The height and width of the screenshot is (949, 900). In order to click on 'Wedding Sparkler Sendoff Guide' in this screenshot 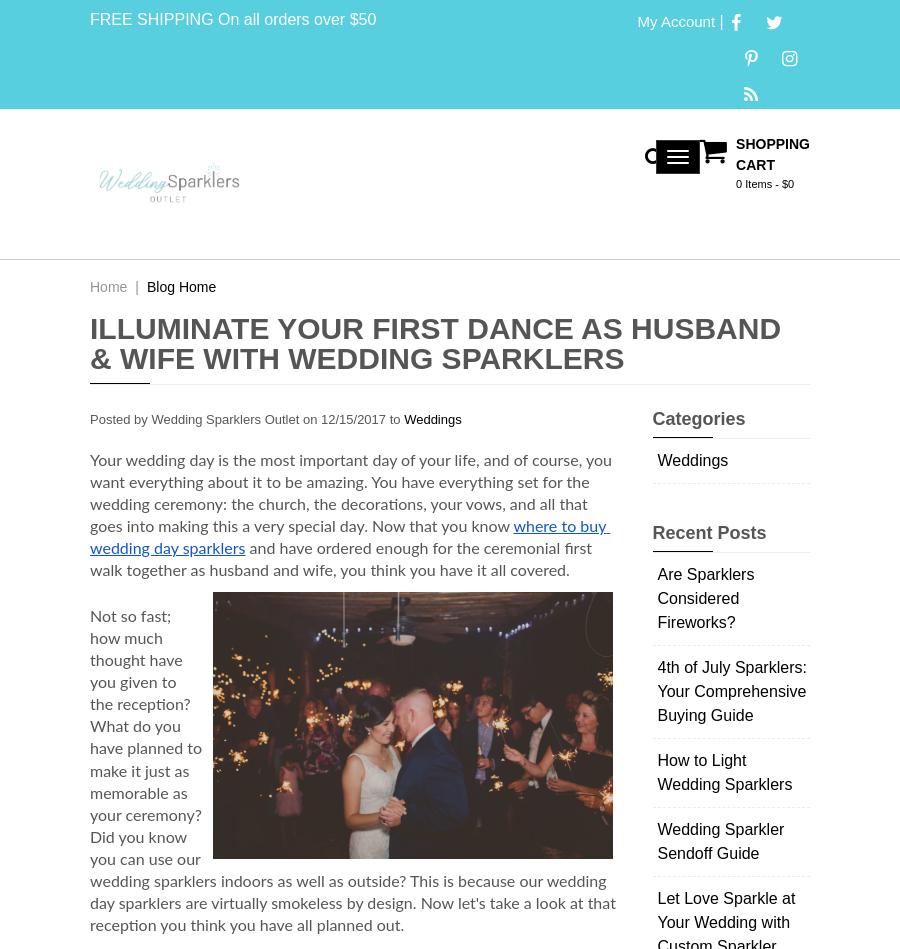, I will do `click(719, 840)`.